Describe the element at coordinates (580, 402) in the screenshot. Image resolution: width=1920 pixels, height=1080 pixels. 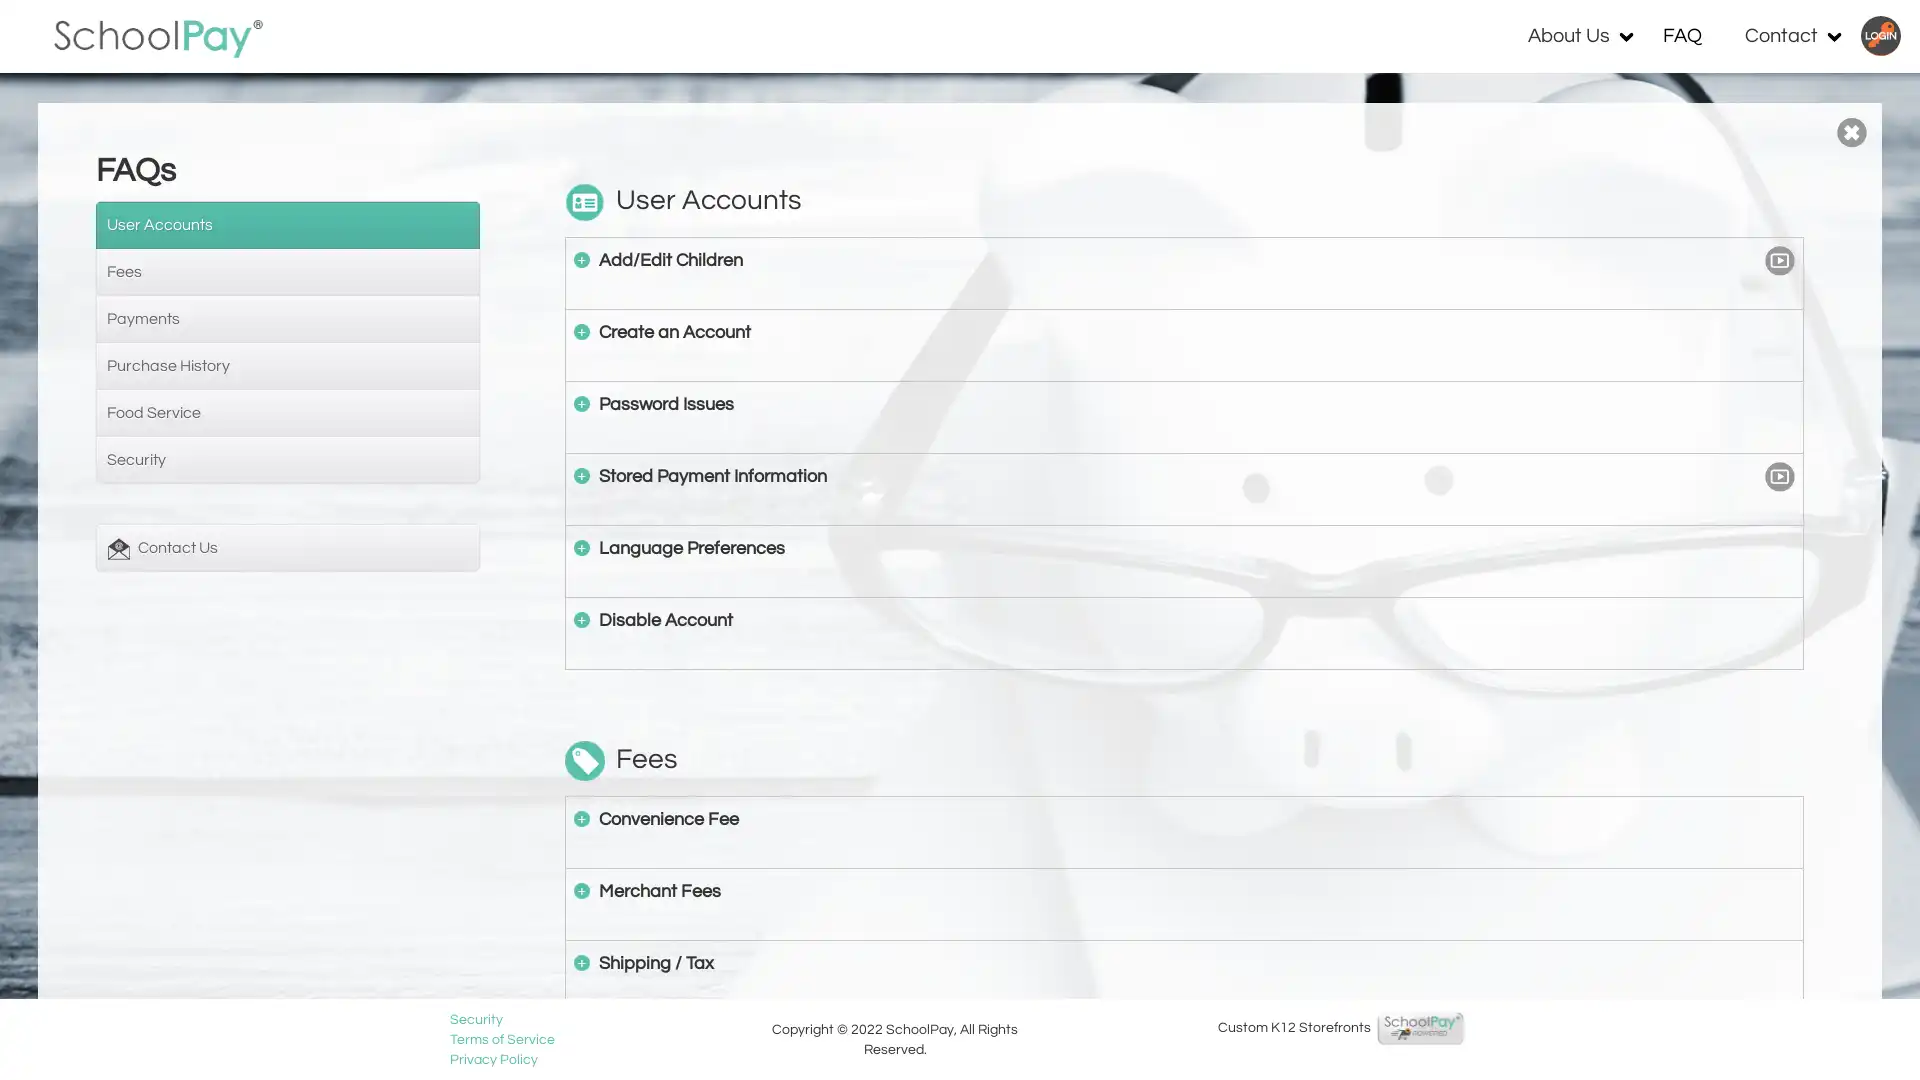
I see `Password Issues` at that location.